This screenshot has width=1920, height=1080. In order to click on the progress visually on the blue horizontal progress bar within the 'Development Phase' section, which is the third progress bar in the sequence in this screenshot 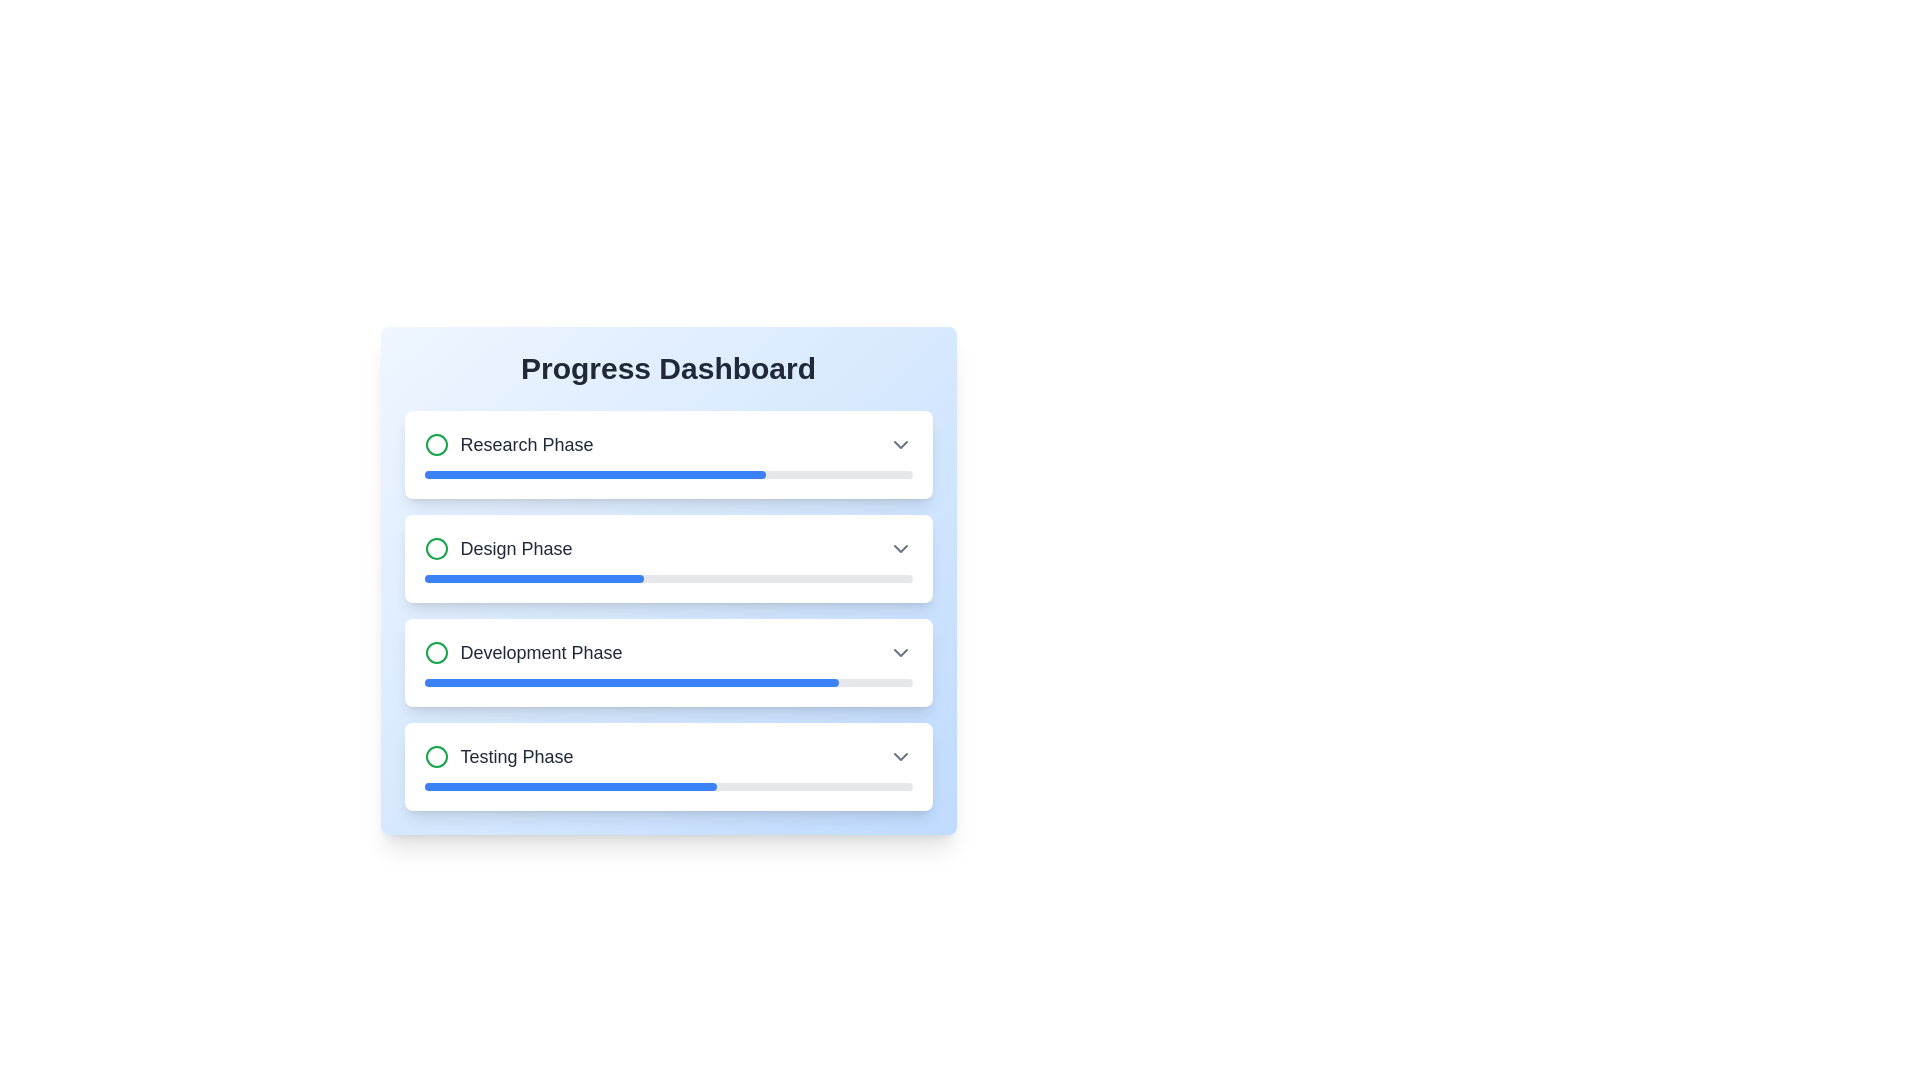, I will do `click(630, 681)`.